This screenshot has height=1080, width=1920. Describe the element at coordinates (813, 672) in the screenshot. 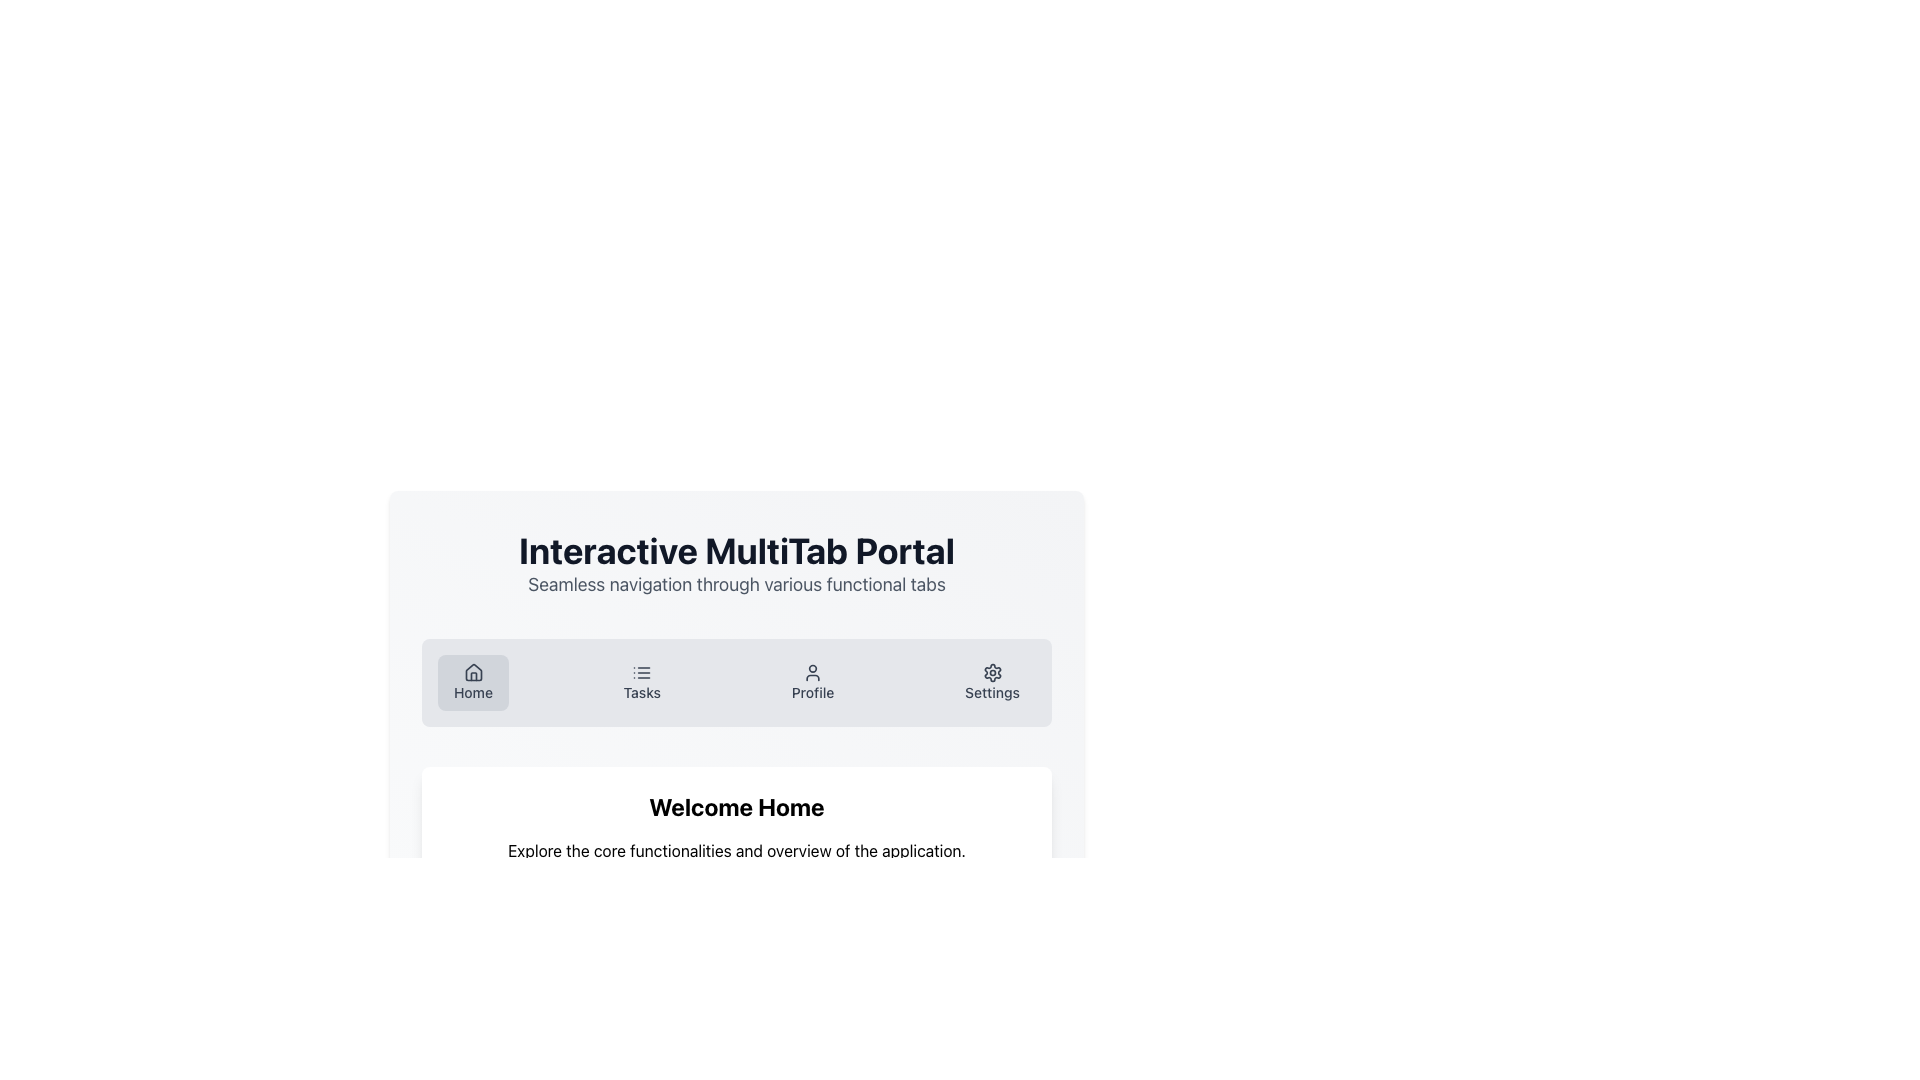

I see `the user figure icon above the 'Profile' text` at that location.